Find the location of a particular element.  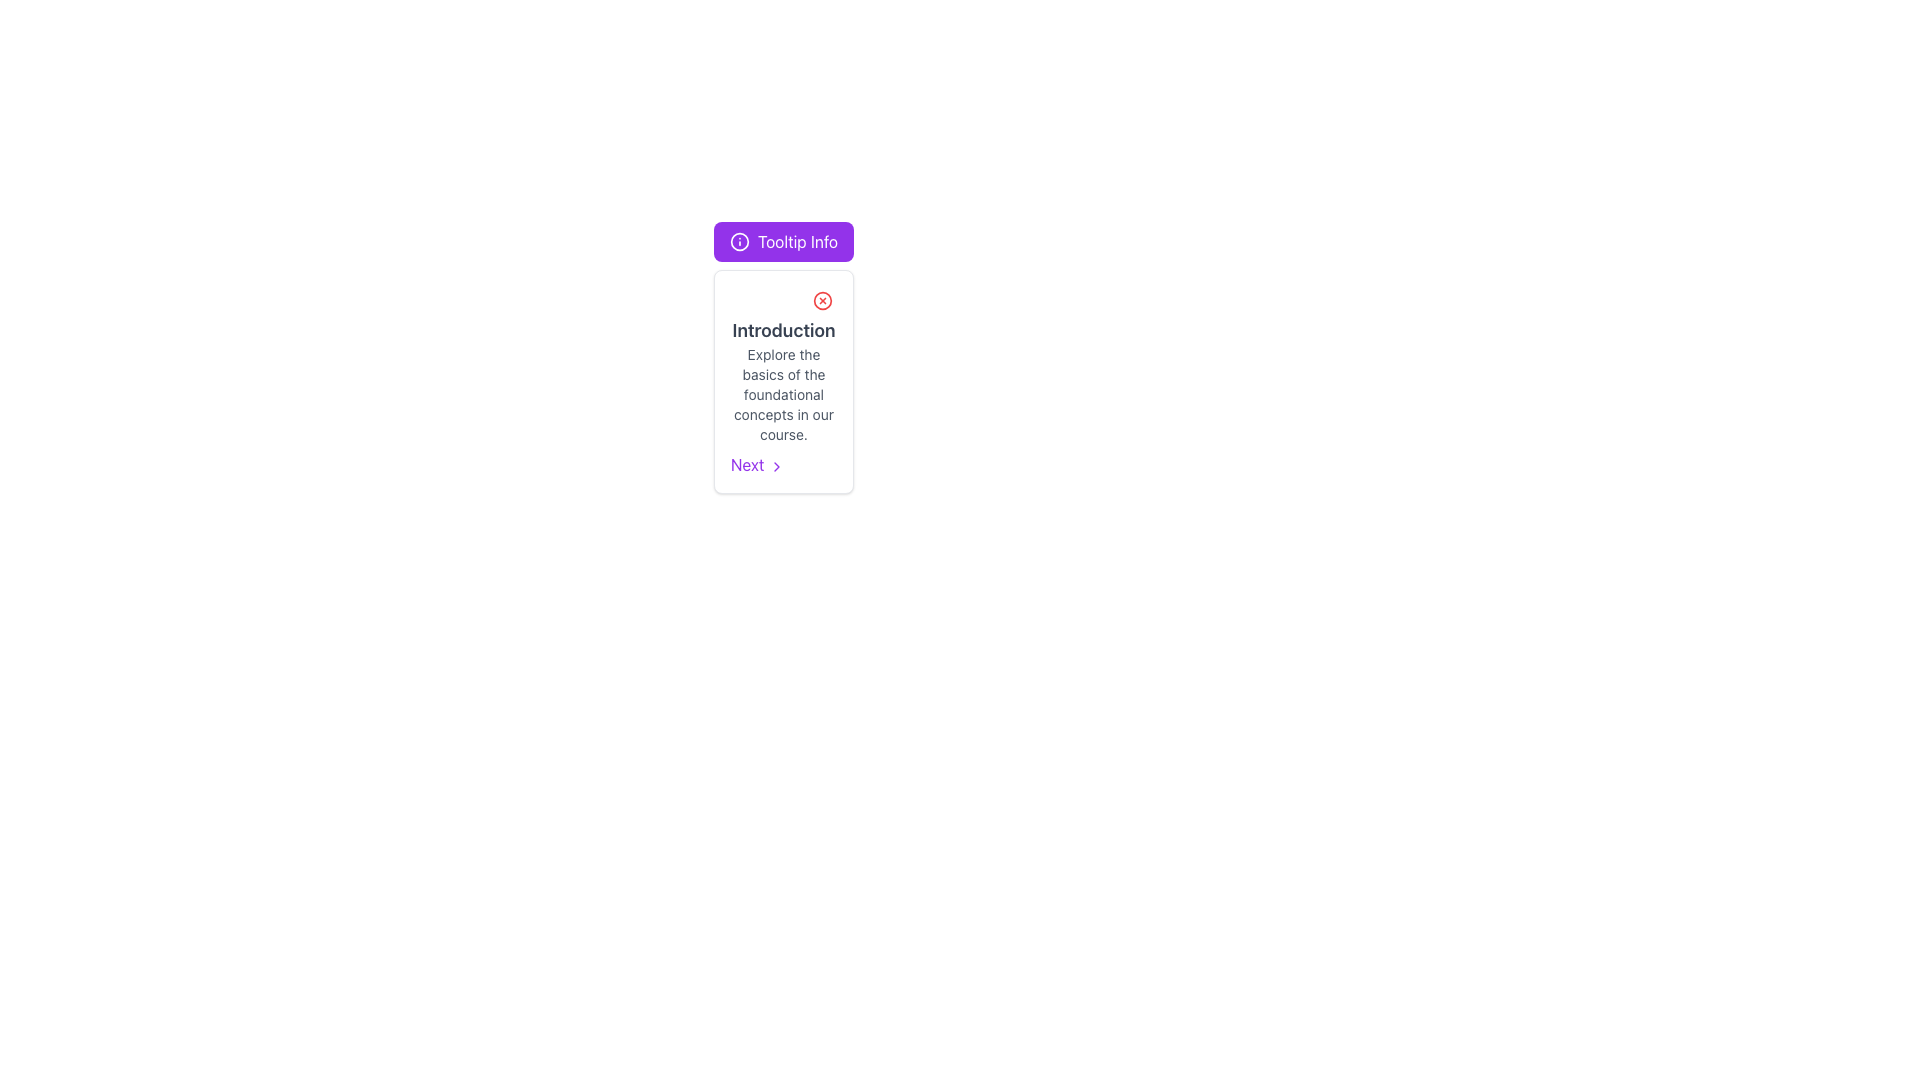

the 'Next' button area which features a right-pointing chevron icon to provide visual feedback is located at coordinates (775, 466).